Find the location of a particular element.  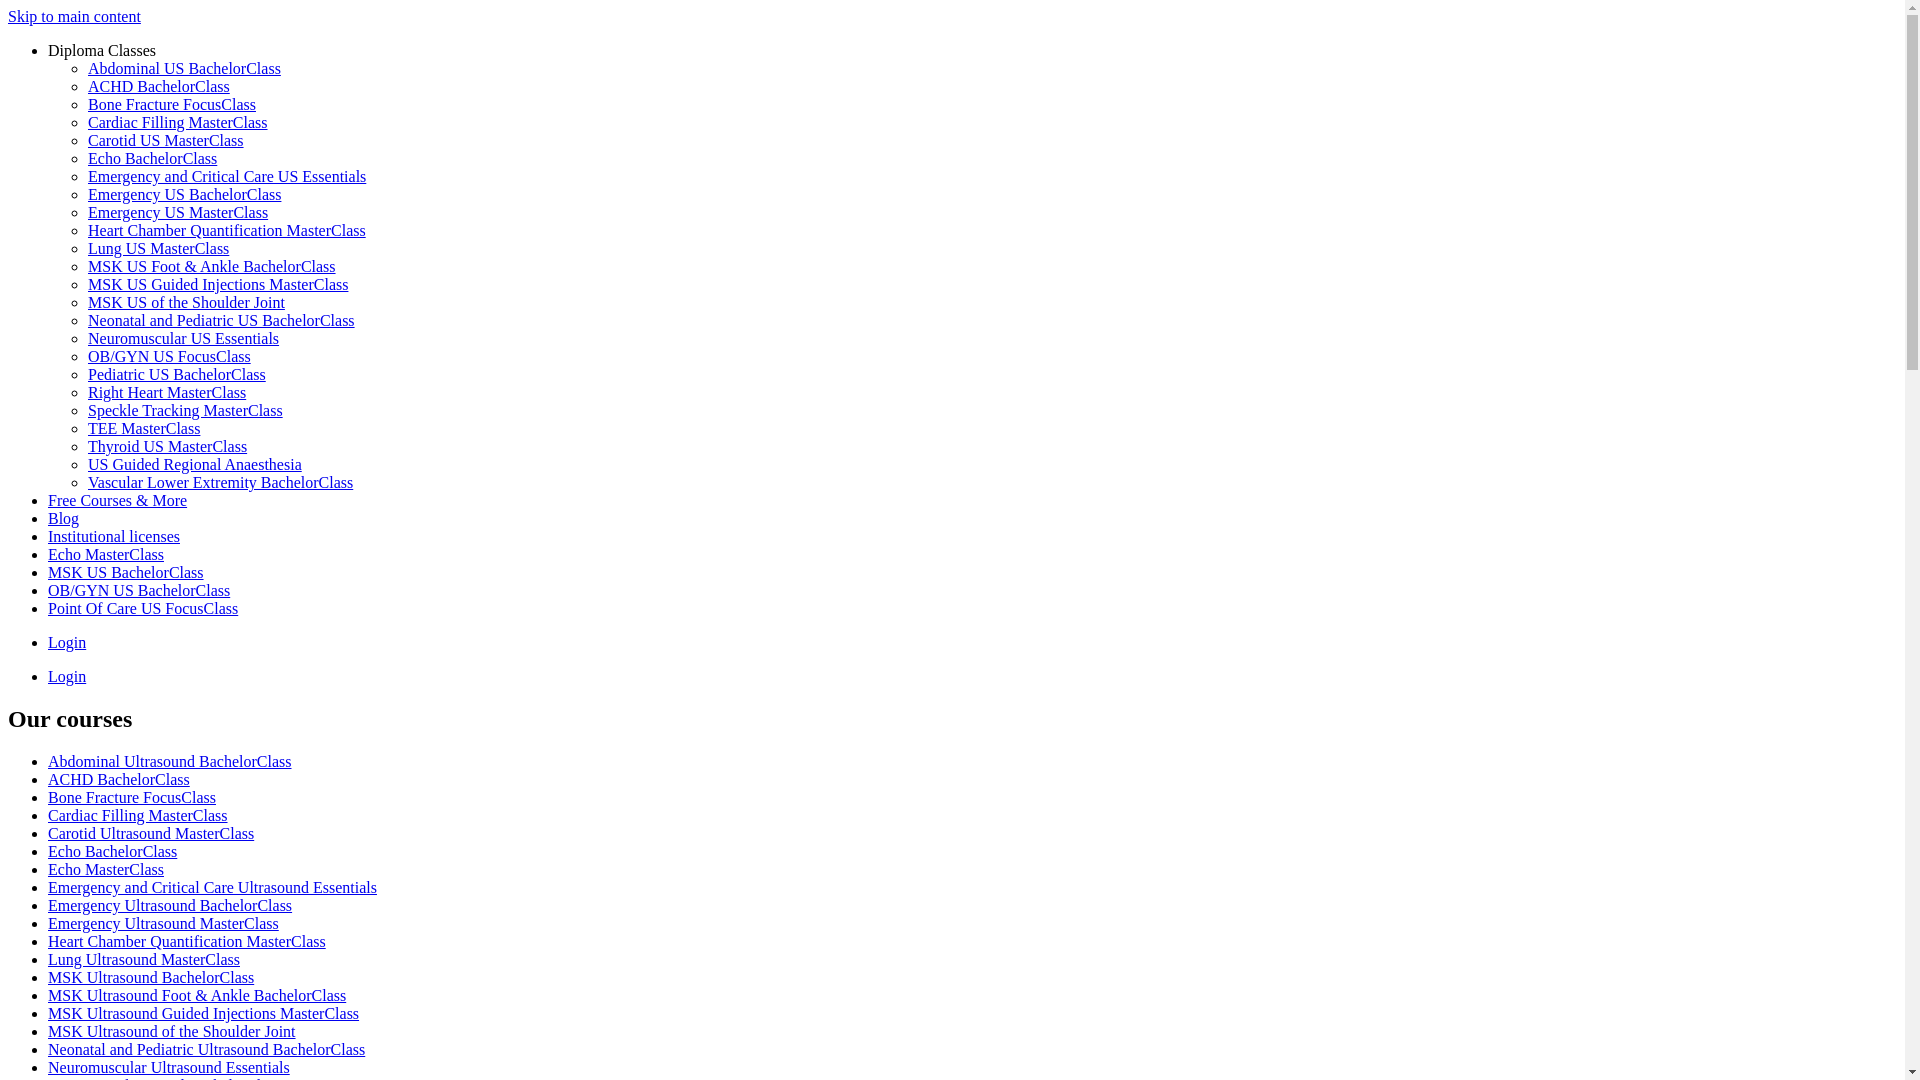

'Institutional licenses' is located at coordinates (113, 535).